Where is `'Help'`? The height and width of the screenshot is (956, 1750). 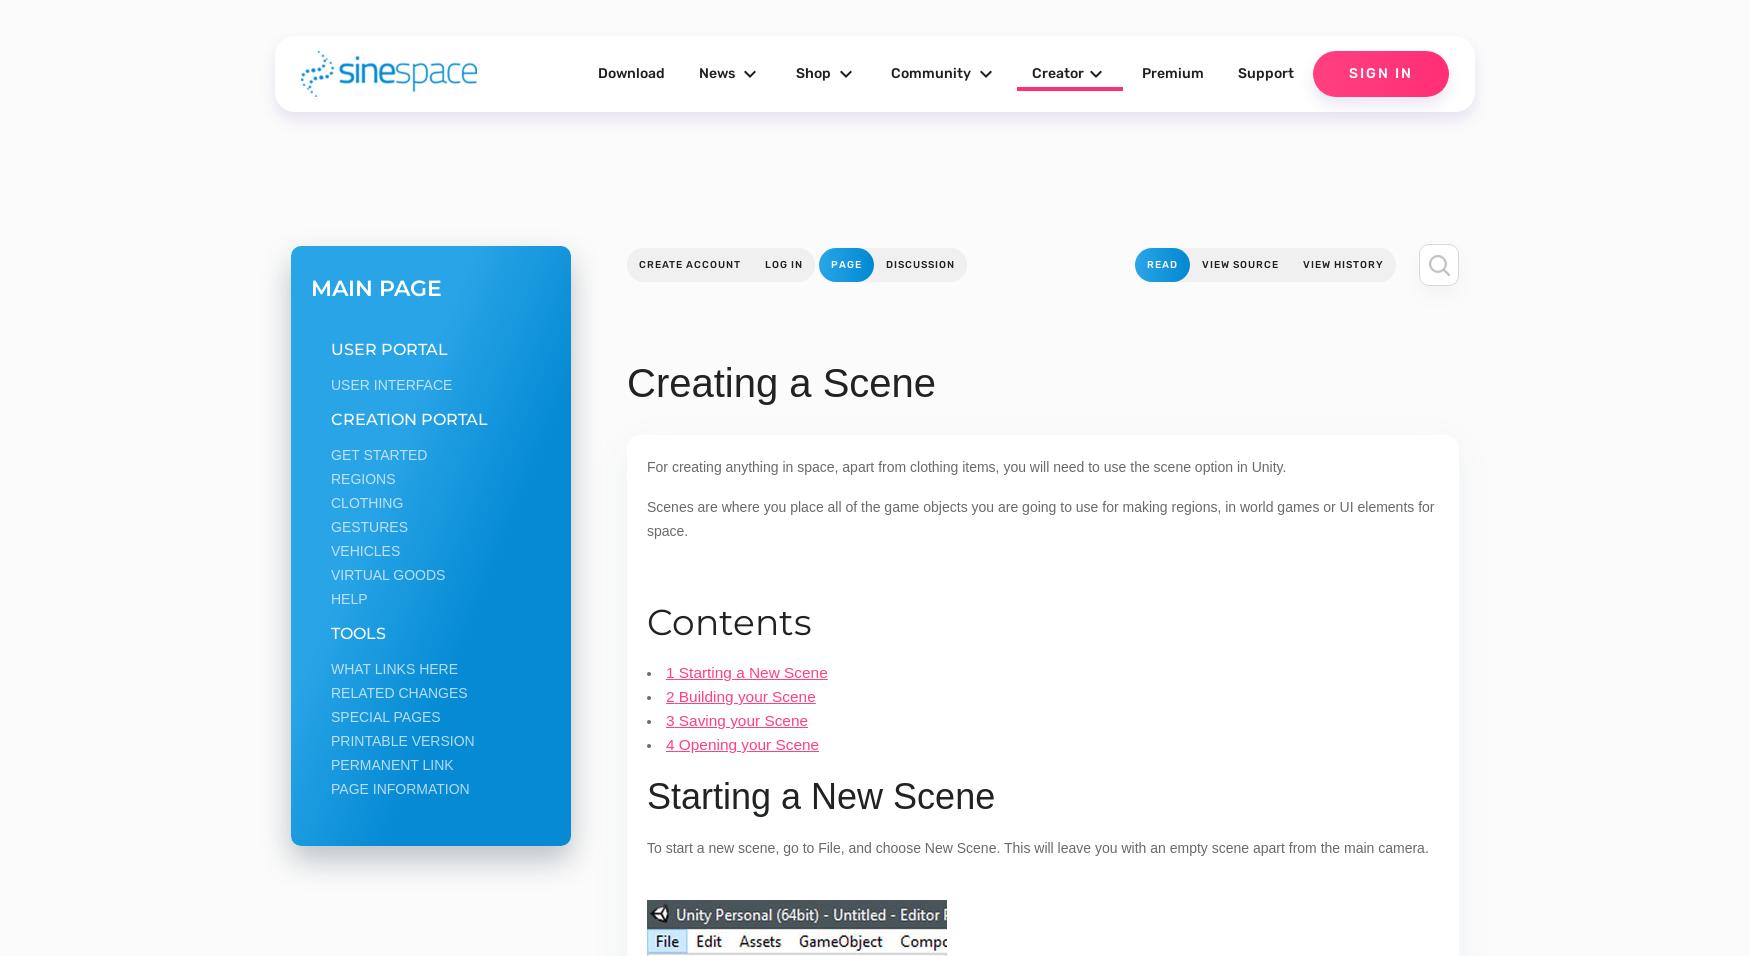
'Help' is located at coordinates (348, 599).